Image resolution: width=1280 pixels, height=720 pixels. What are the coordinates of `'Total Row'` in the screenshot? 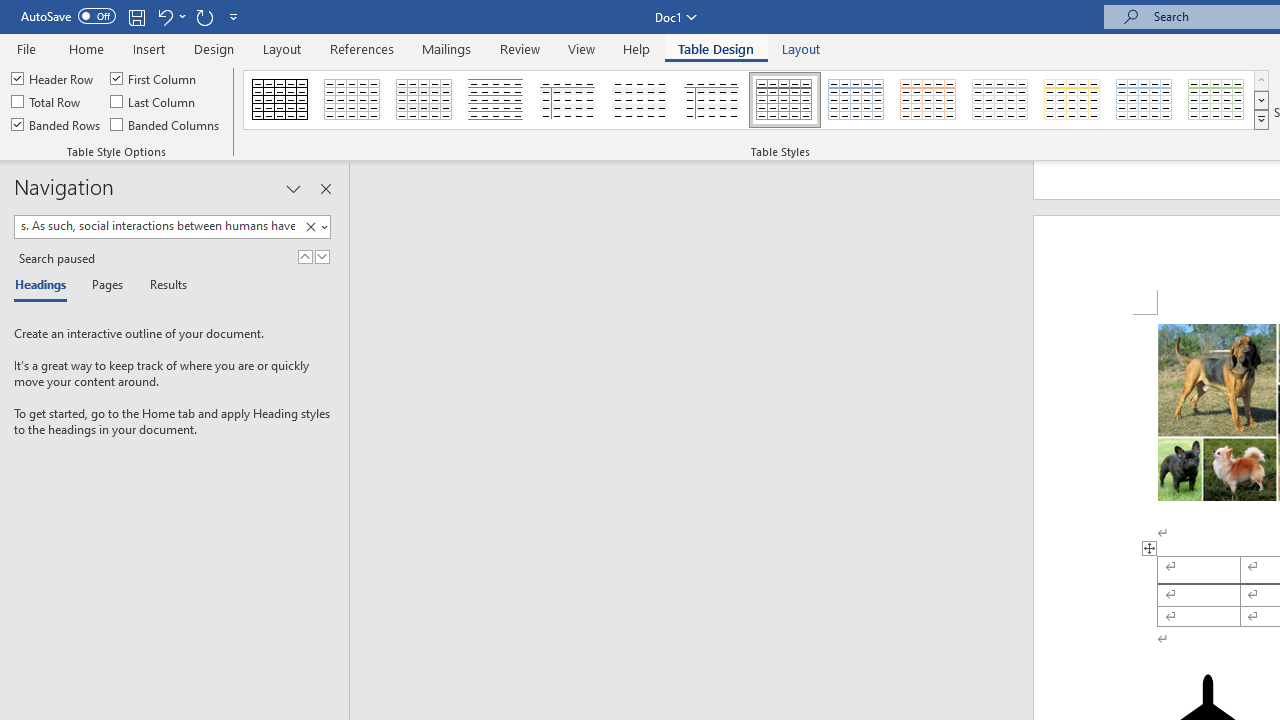 It's located at (47, 101).